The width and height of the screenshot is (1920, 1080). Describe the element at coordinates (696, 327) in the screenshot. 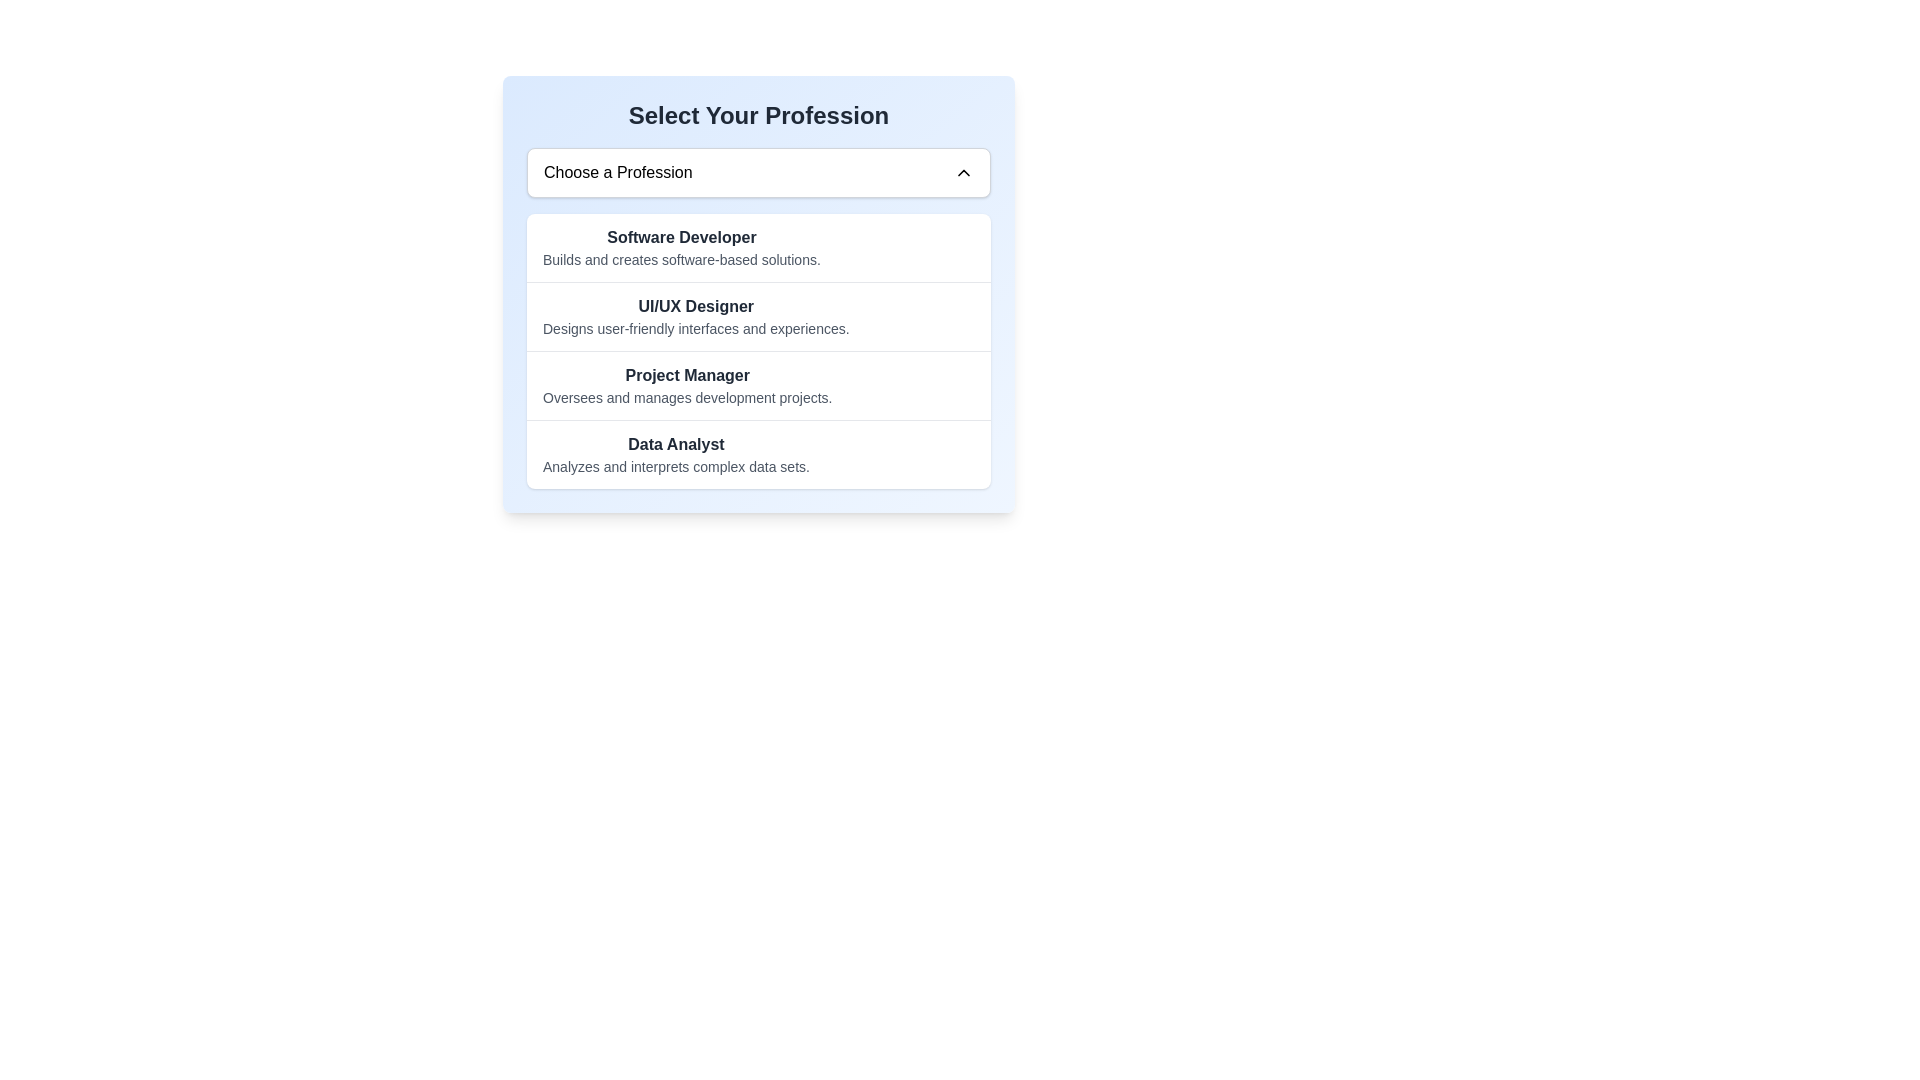

I see `the text label that reads 'Designs user-friendly interfaces and experiences.', which is styled in small gray font and positioned below the 'UI/UX Designer' text` at that location.